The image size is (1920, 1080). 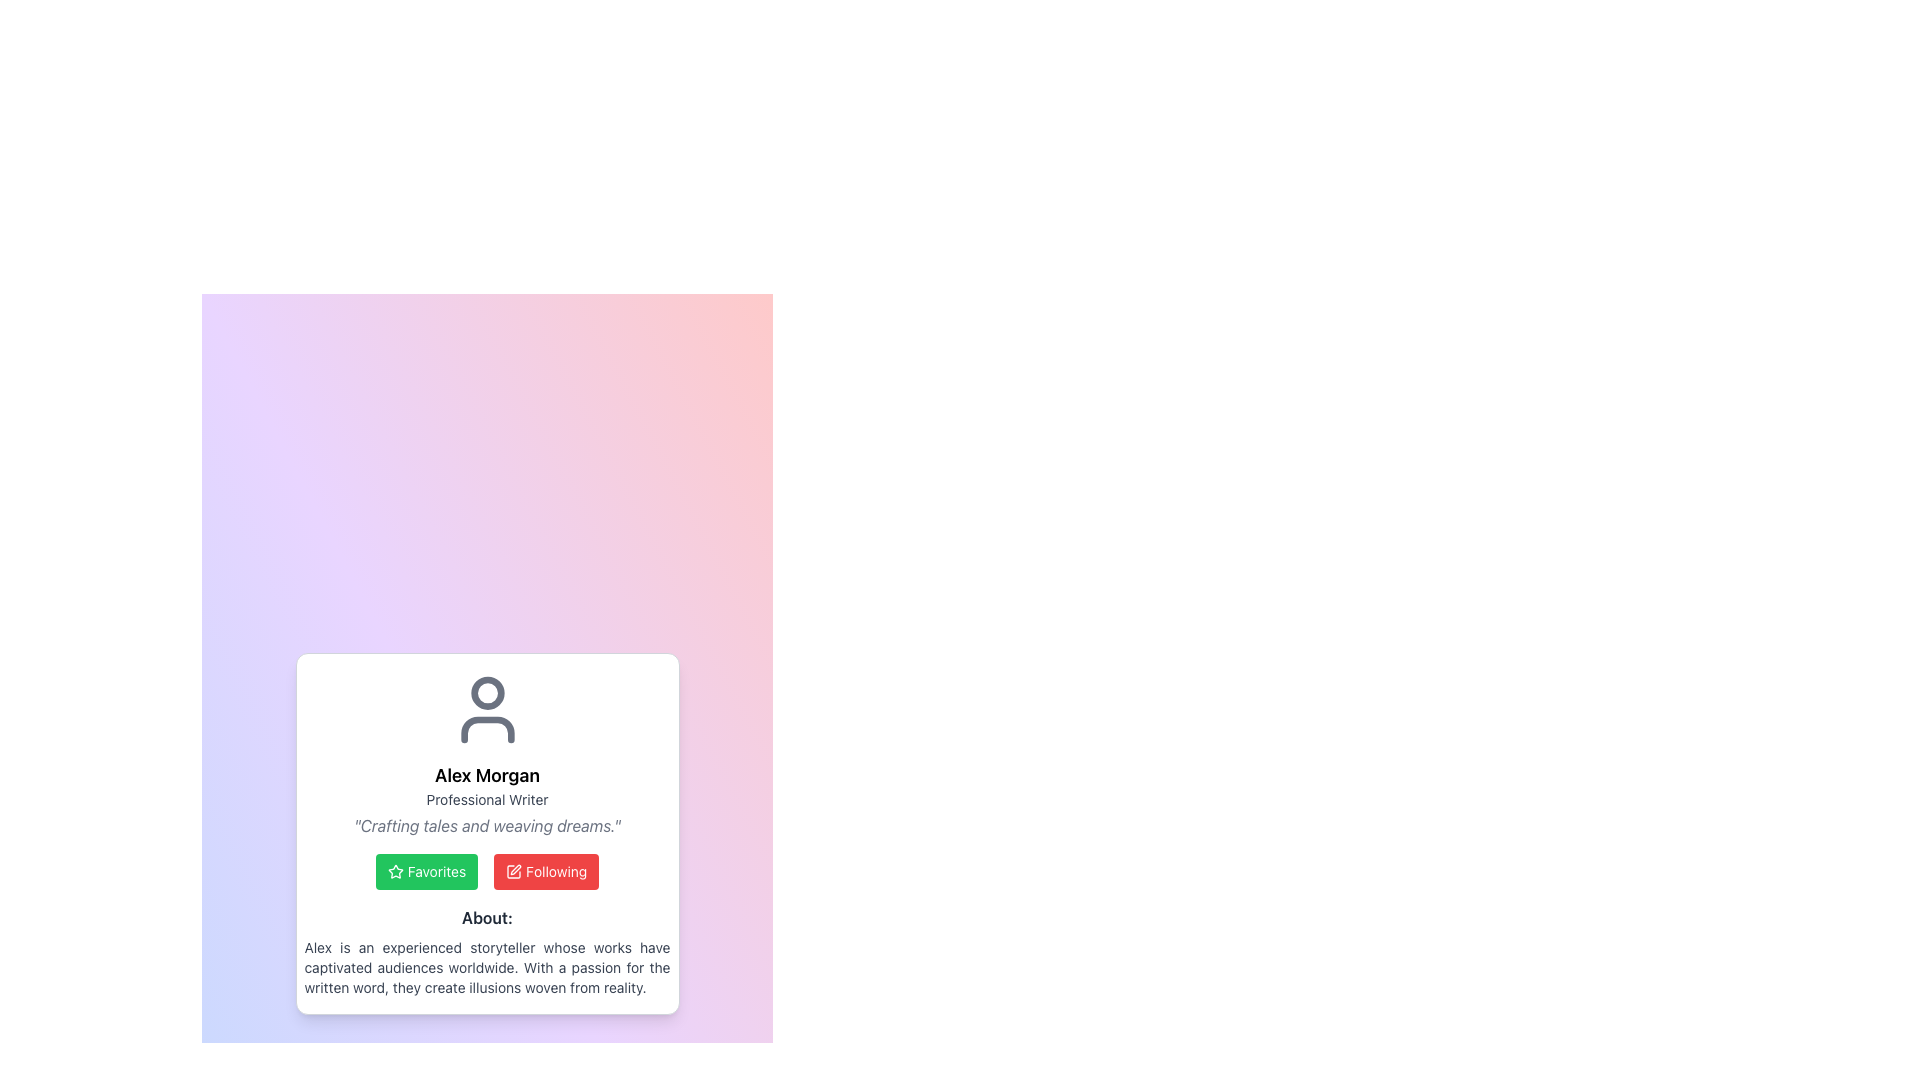 I want to click on the star-shaped icon with a green fill color, located within the green 'Favorites' button, so click(x=395, y=870).